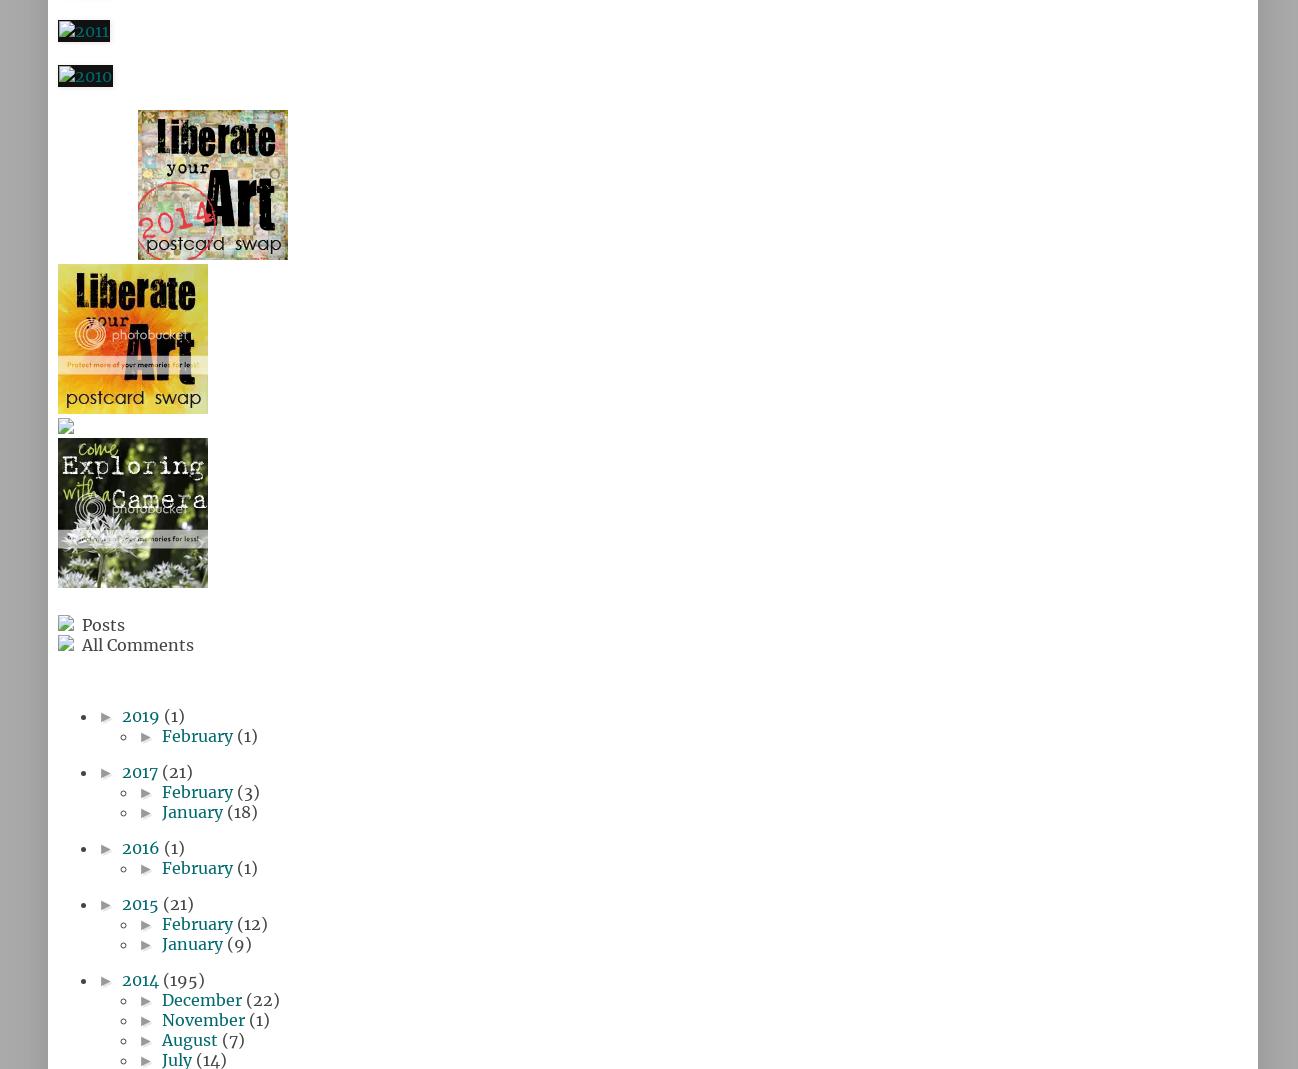 This screenshot has height=1069, width=1298. Describe the element at coordinates (69, 46) in the screenshot. I see `'2010'` at that location.